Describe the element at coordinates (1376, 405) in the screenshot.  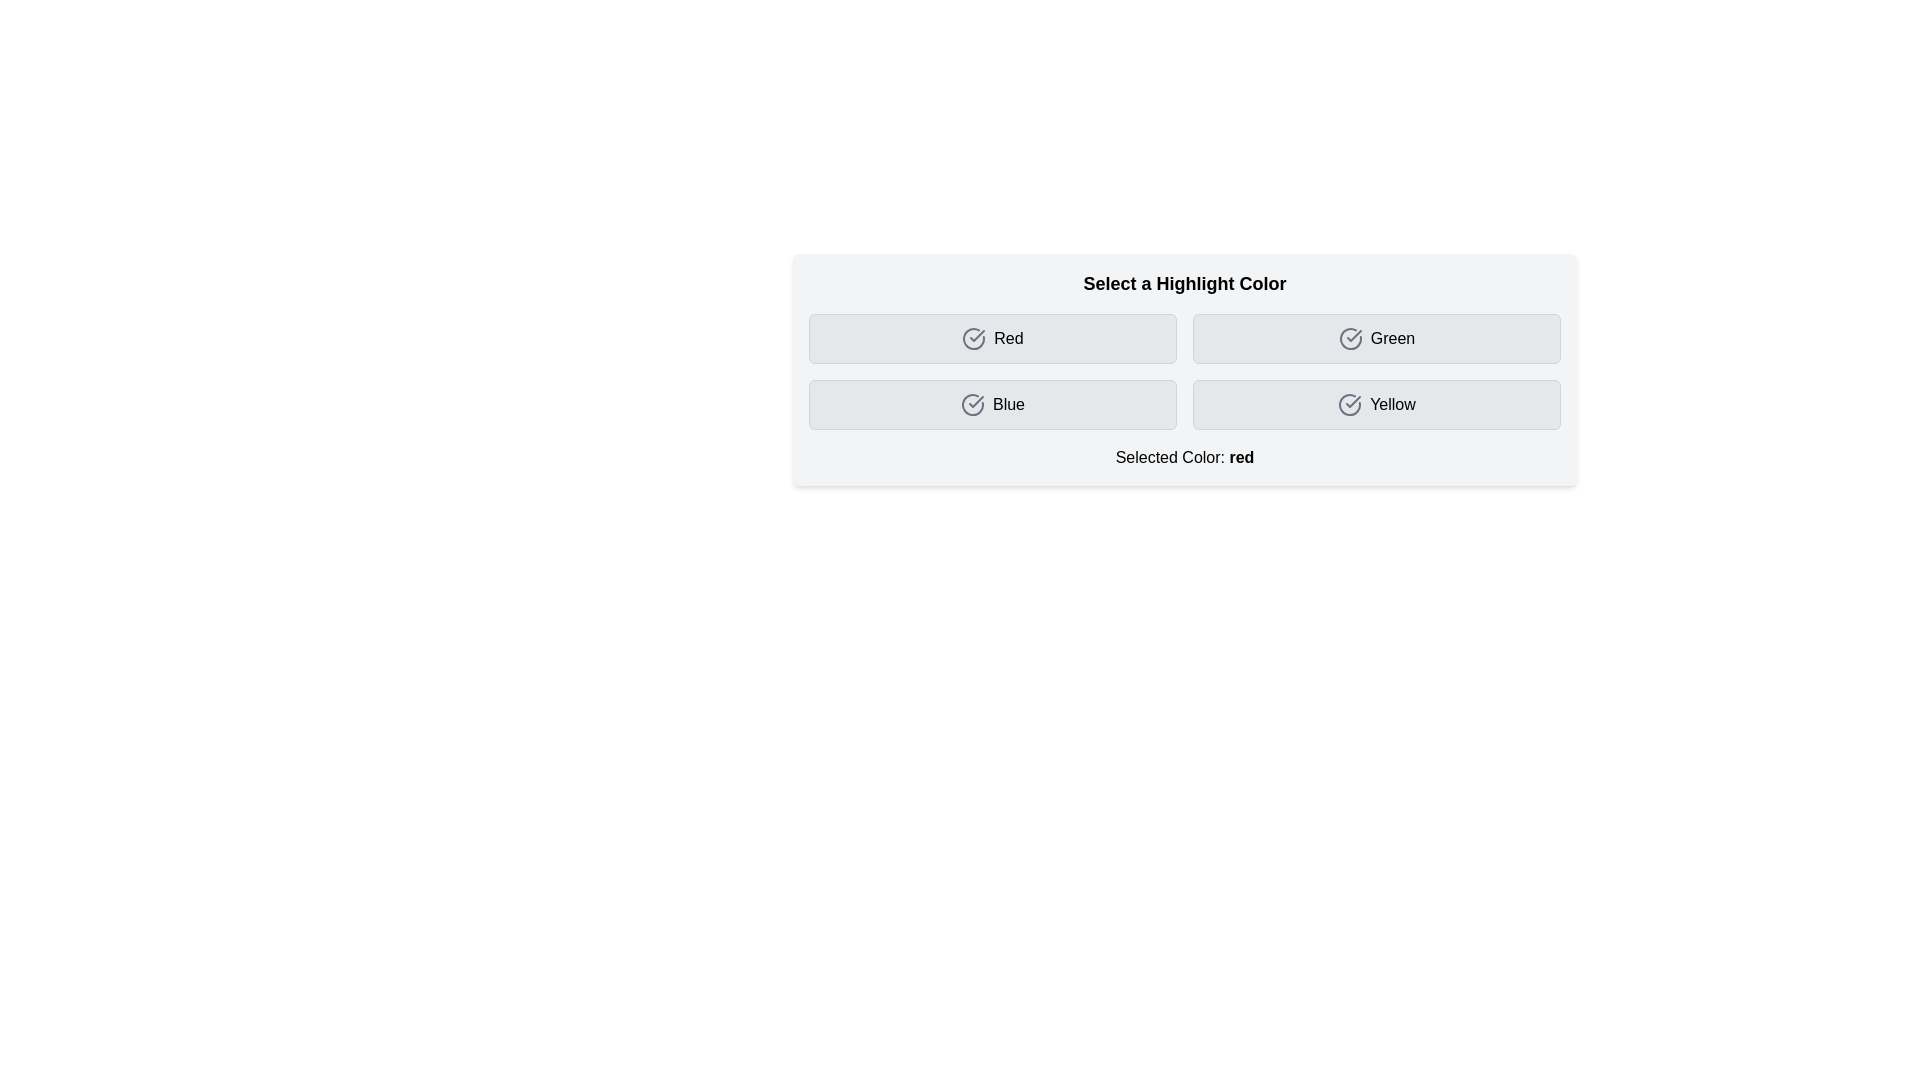
I see `the button corresponding to the color Yellow` at that location.